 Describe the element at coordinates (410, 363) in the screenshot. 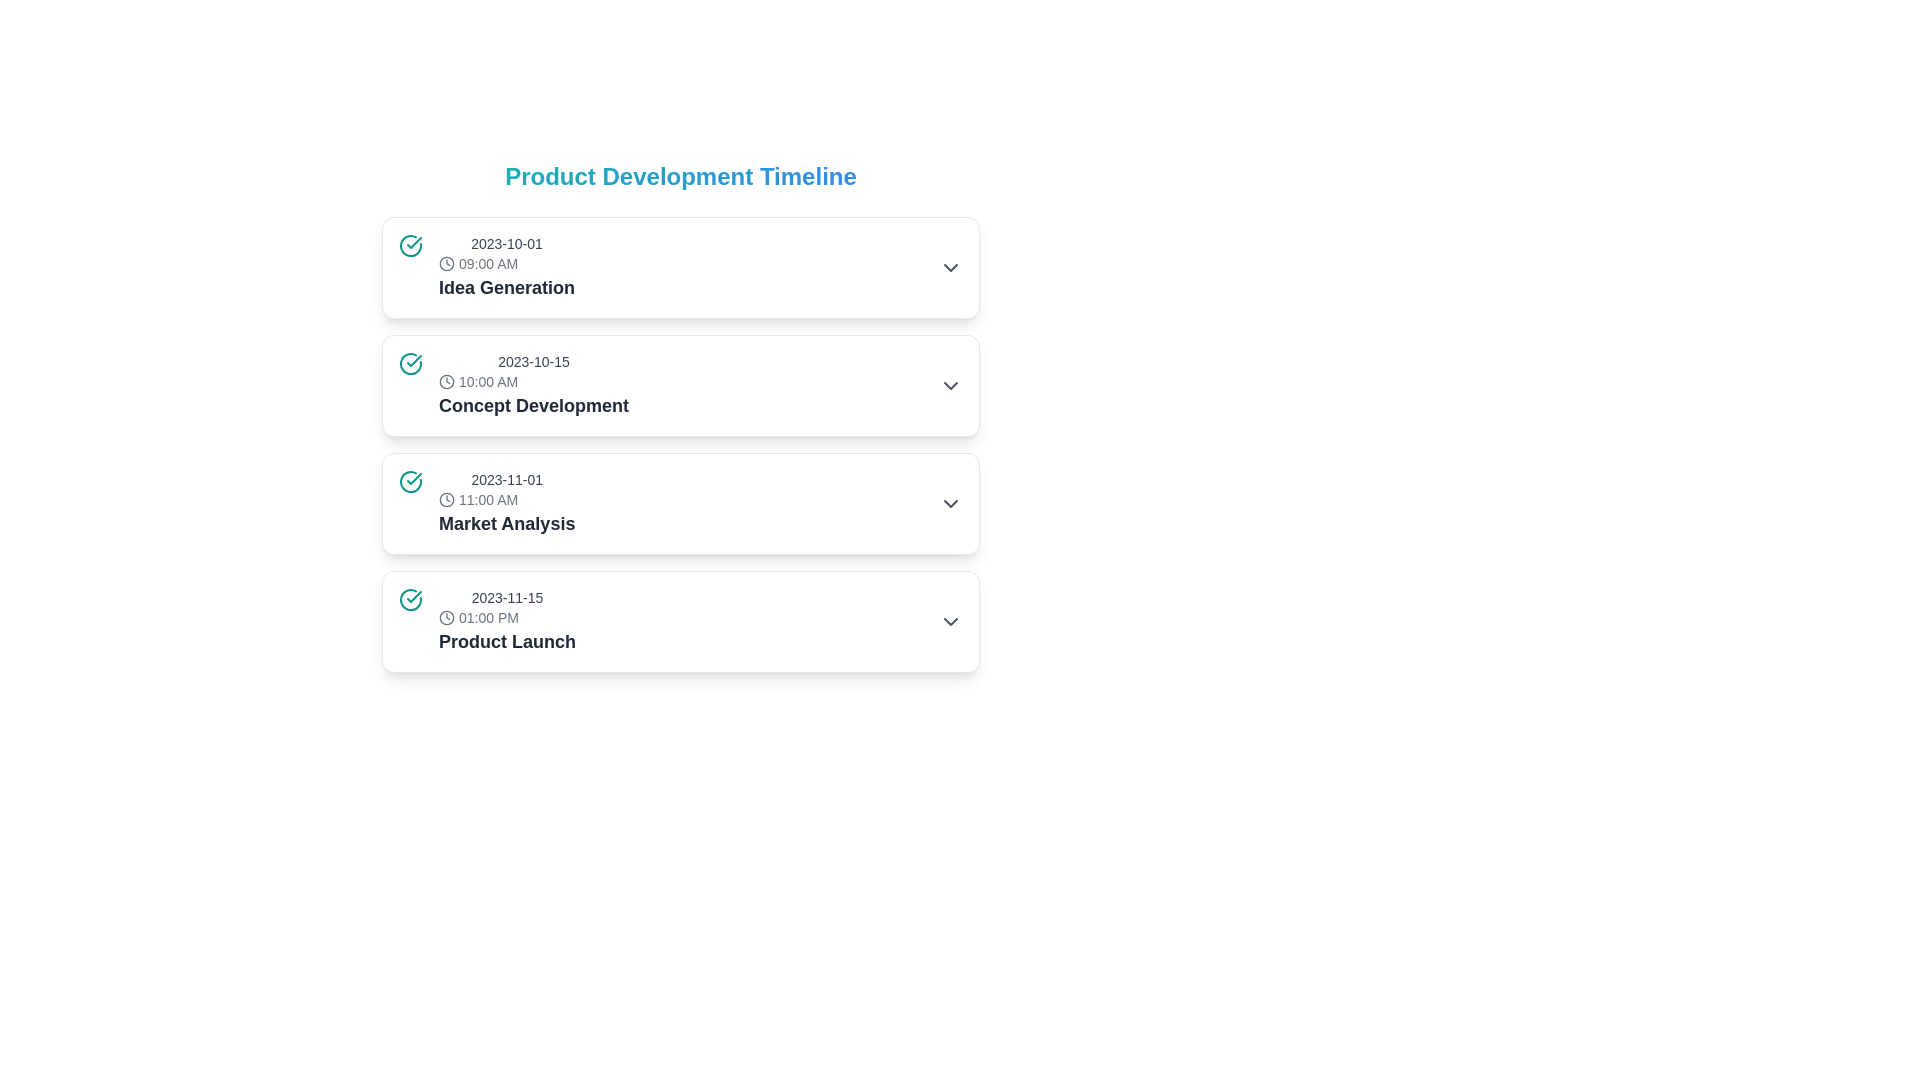

I see `the circular teal icon with a checkmark, indicating completed status, located in the second row of the timeline under 'Concept Development'` at that location.